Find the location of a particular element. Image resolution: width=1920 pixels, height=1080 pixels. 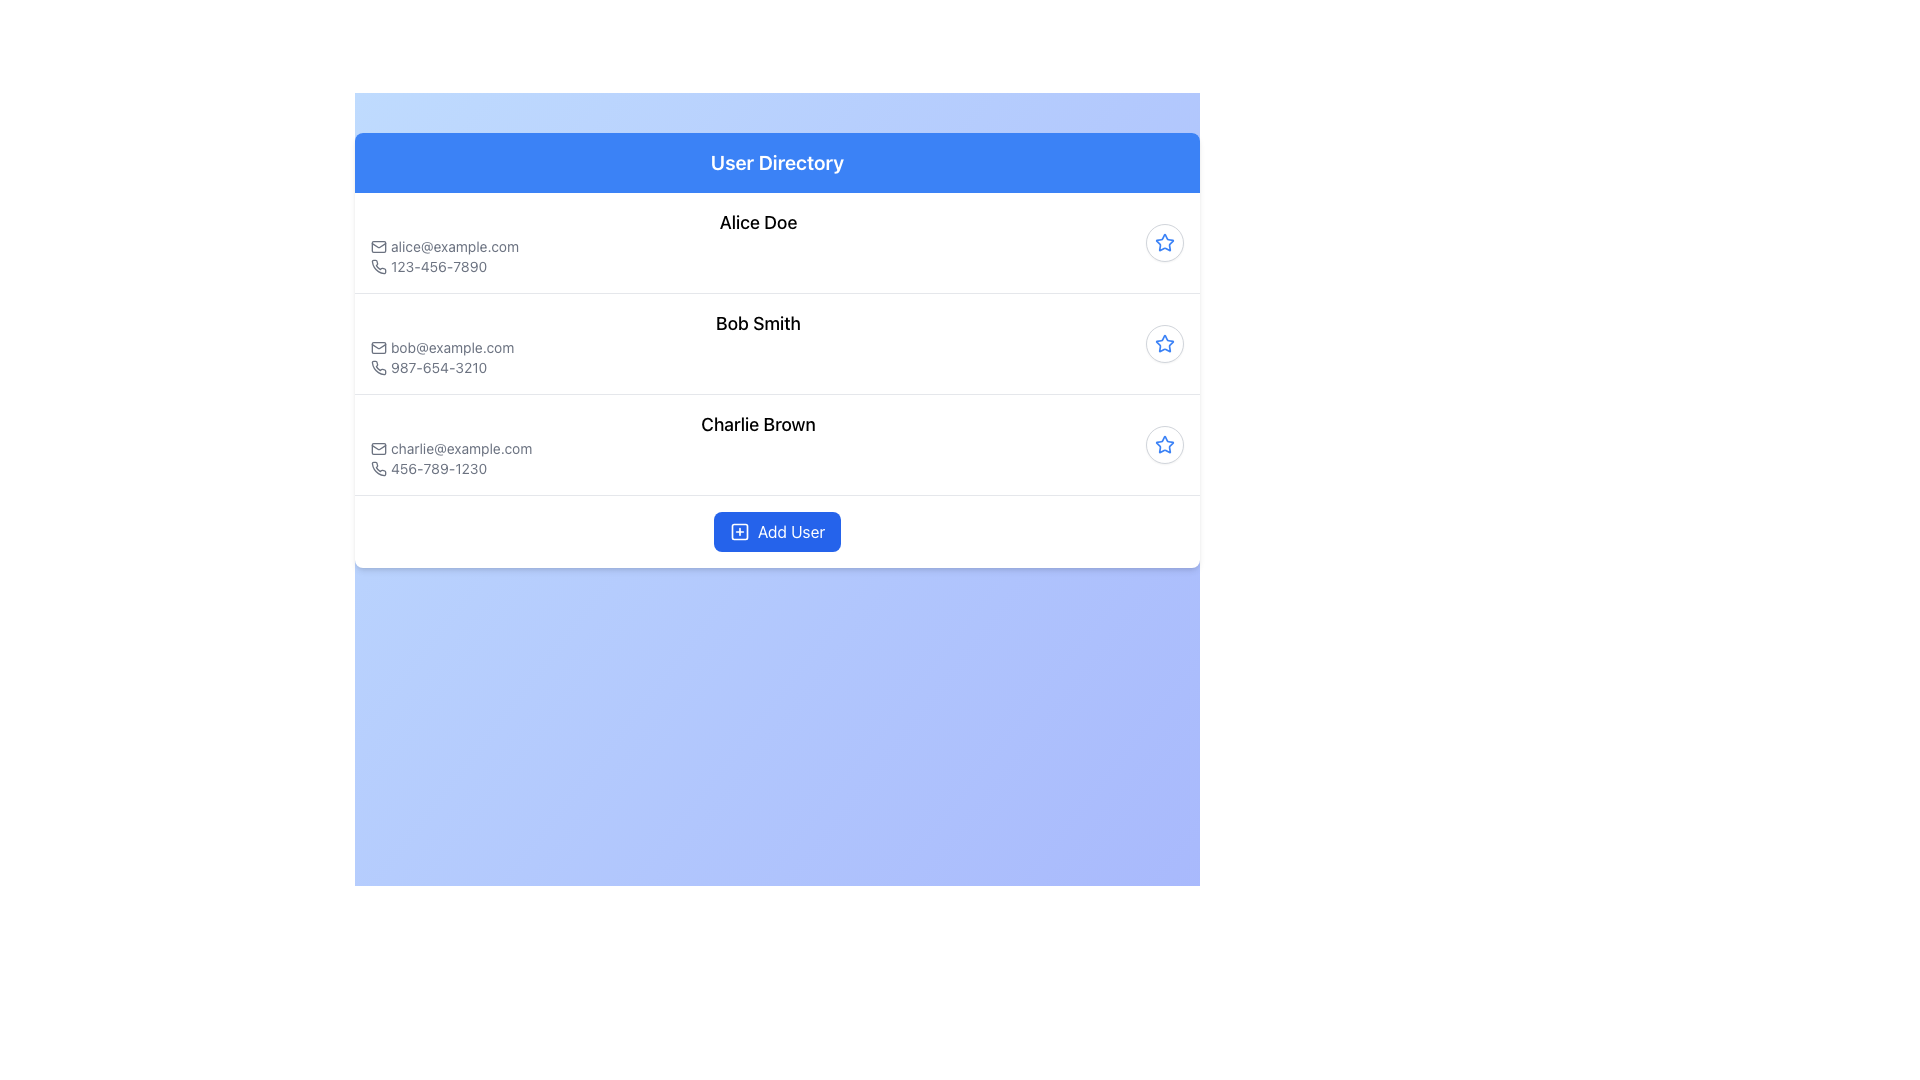

the phone call icon located next to the phone number of Charlie Brown in the directory list is located at coordinates (379, 469).